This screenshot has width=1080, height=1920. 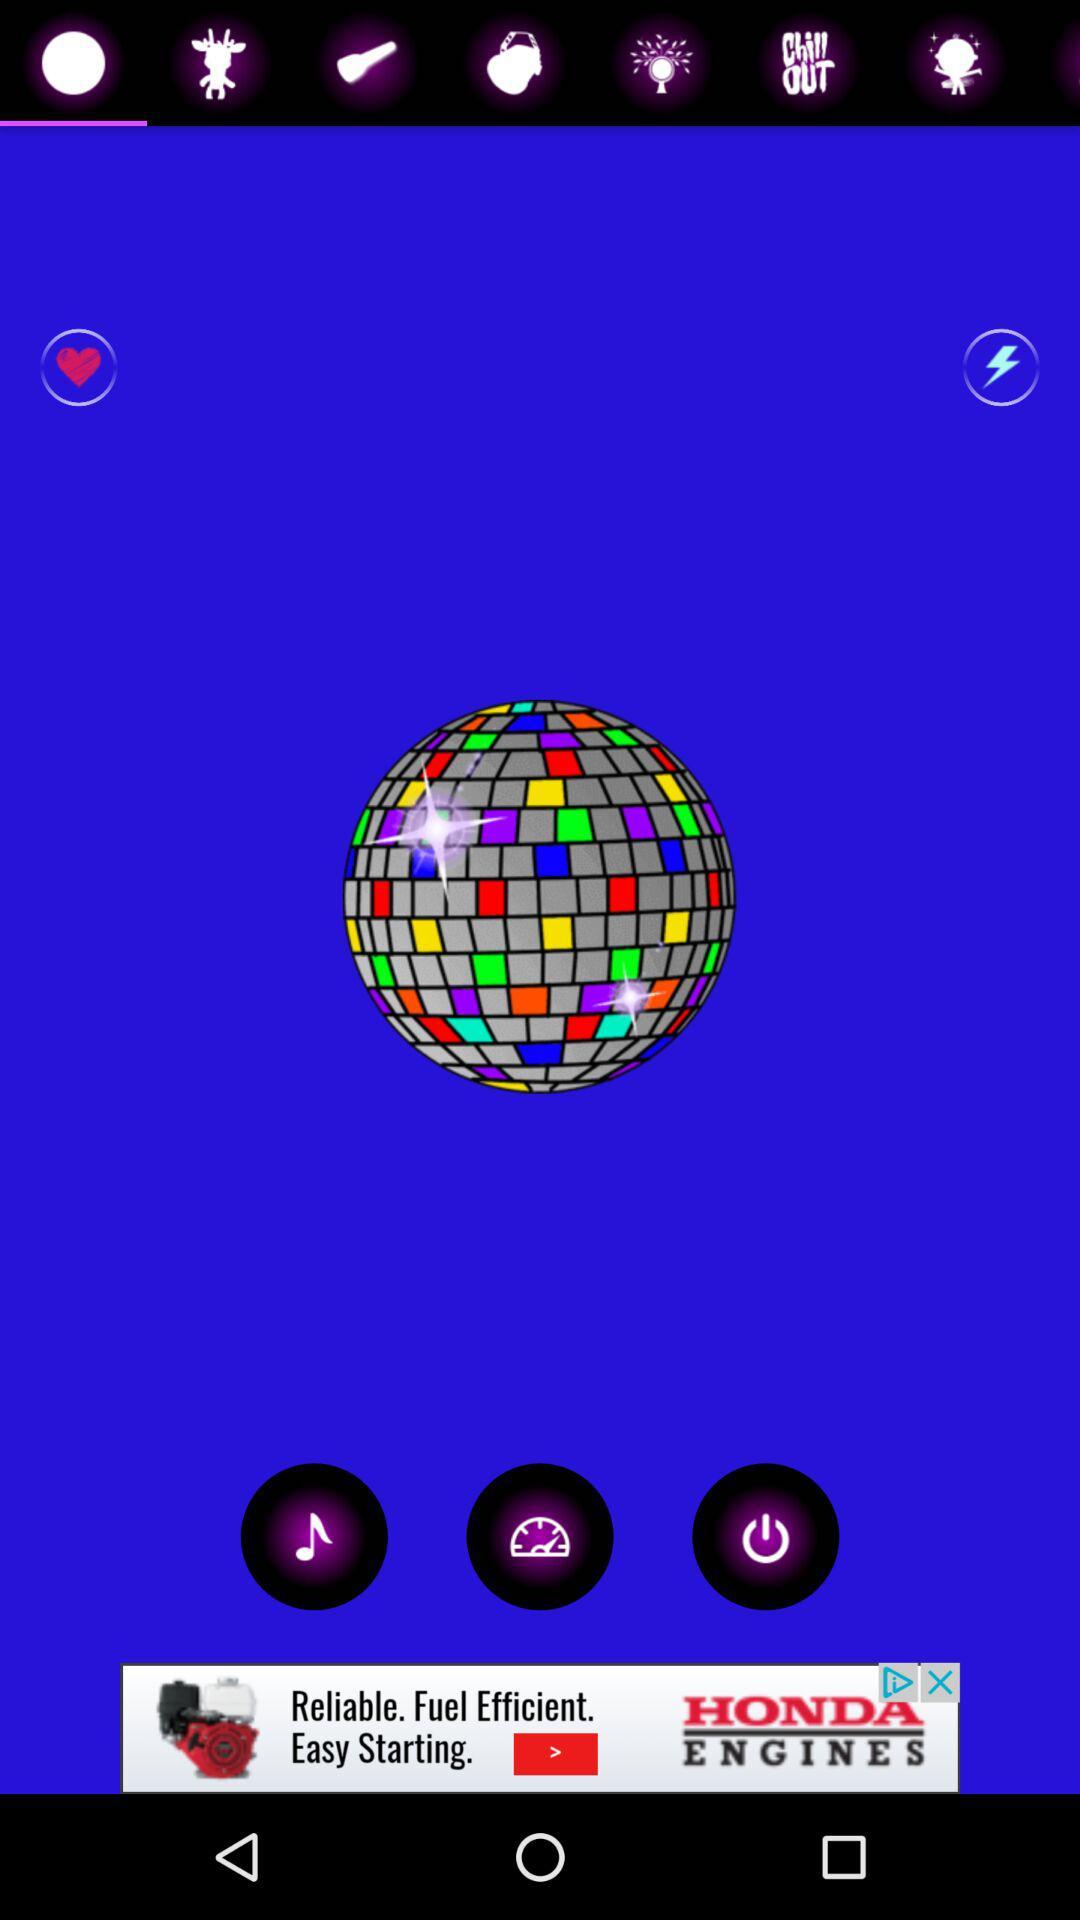 What do you see at coordinates (77, 367) in the screenshot?
I see `the favorite icon` at bounding box center [77, 367].